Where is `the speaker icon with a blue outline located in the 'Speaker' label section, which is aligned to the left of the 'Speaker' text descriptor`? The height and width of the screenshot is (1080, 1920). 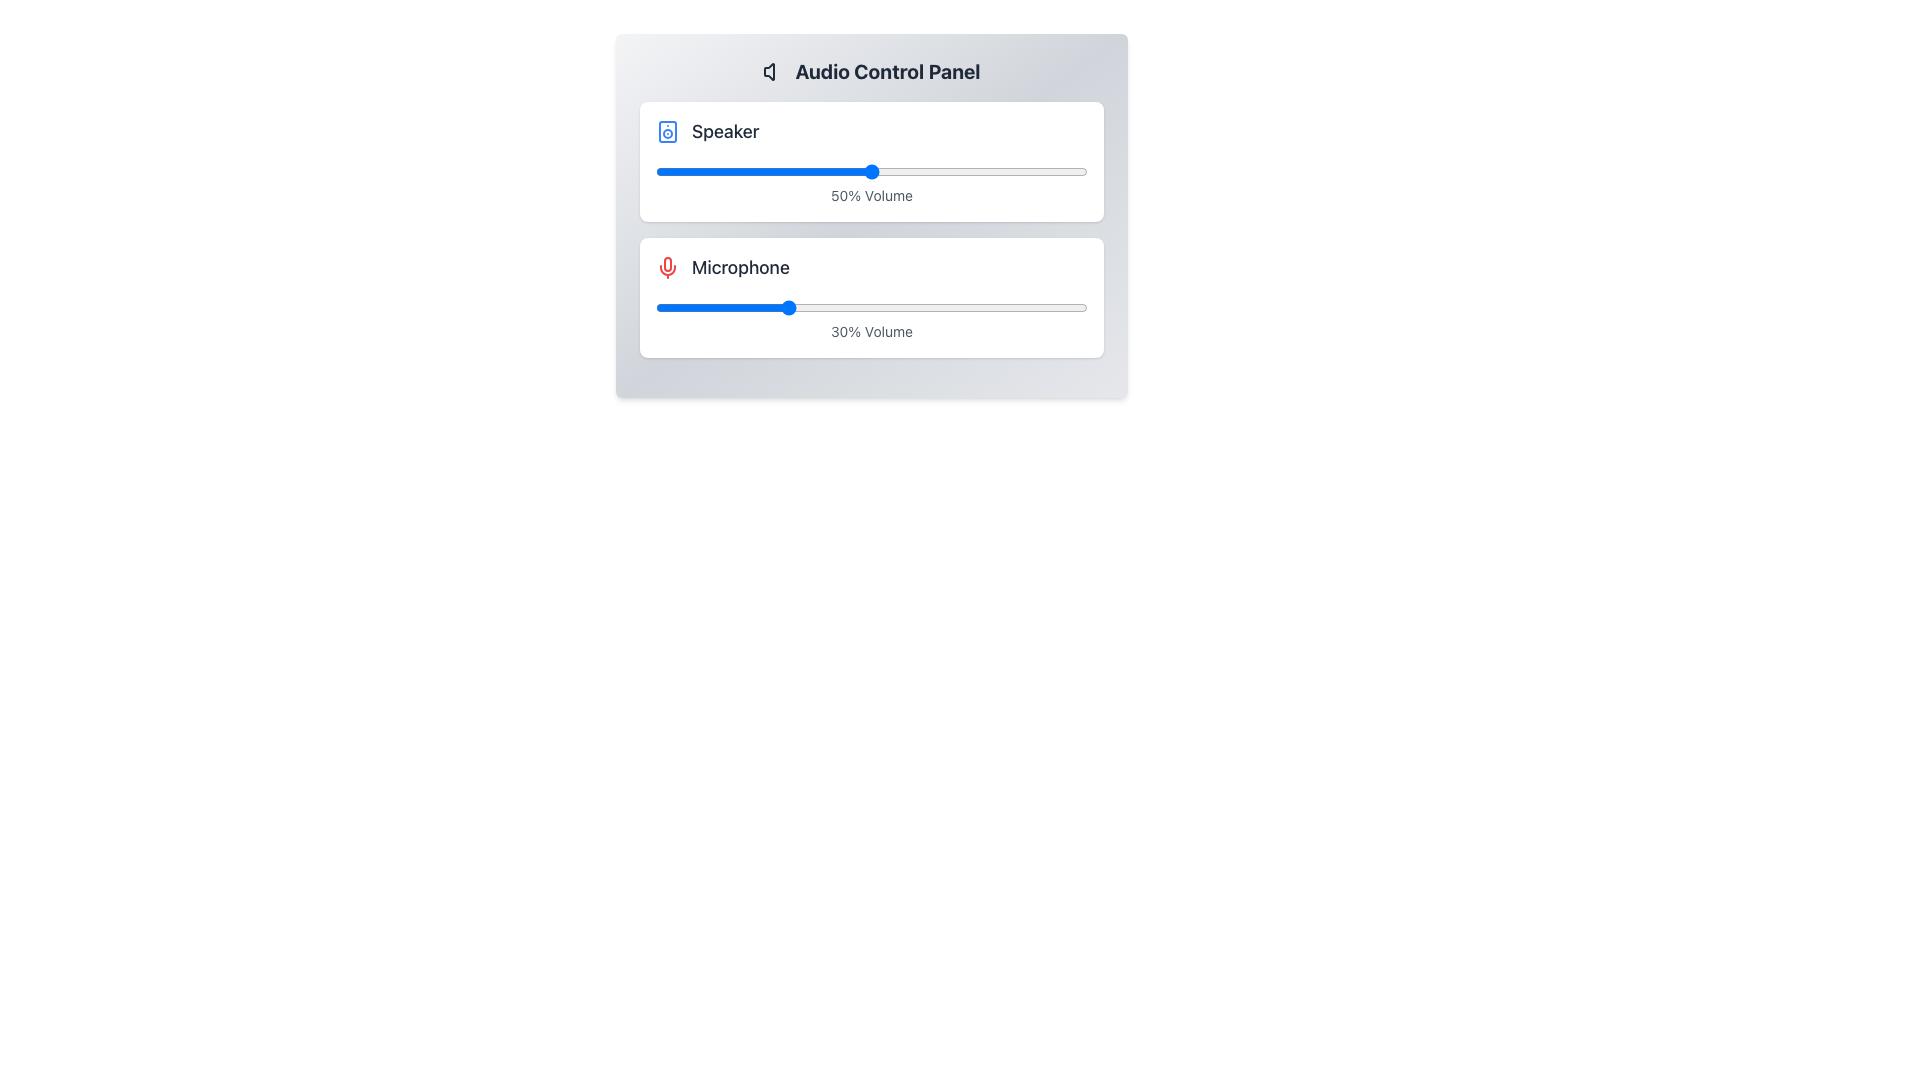
the speaker icon with a blue outline located in the 'Speaker' label section, which is aligned to the left of the 'Speaker' text descriptor is located at coordinates (667, 131).